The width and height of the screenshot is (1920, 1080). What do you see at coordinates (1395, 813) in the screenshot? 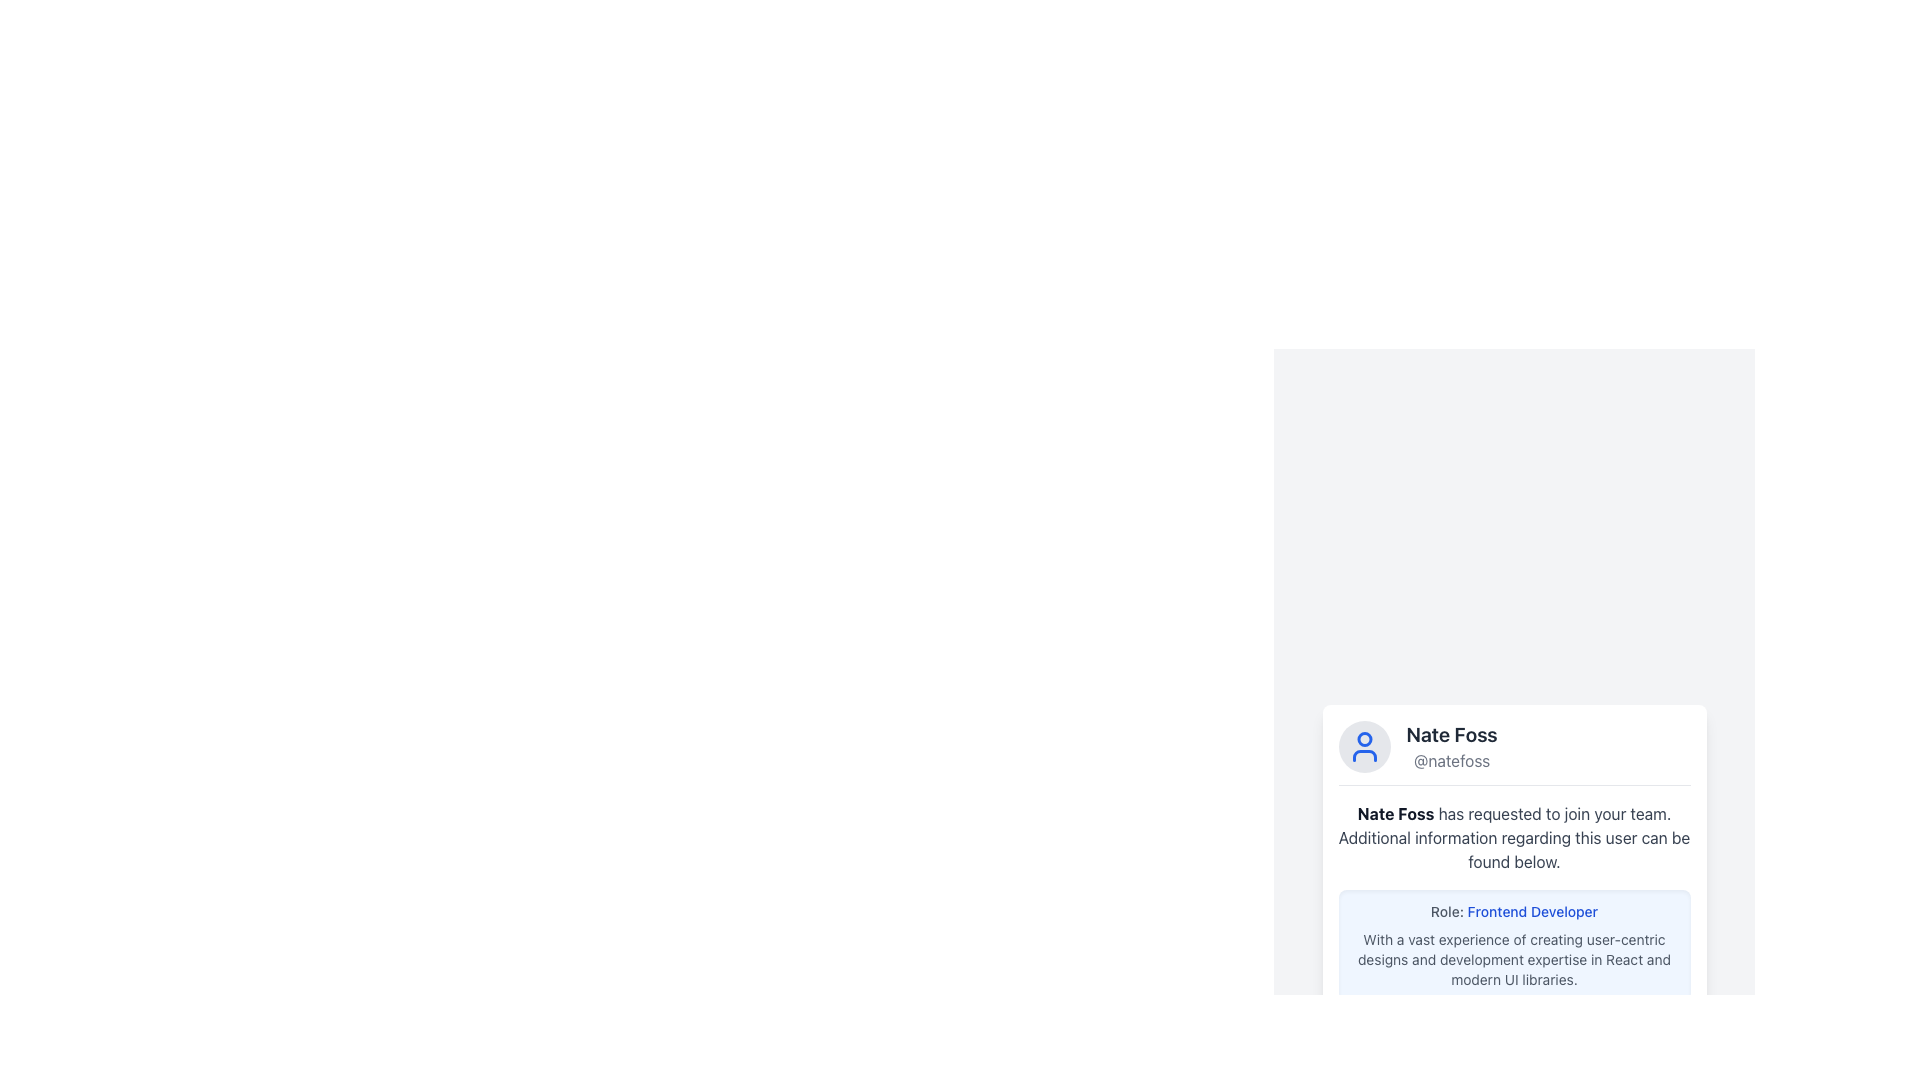
I see `the bold text label reading 'Nate Foss' which is styled in black color and precedes the sentence 'has requested to join your team'` at bounding box center [1395, 813].